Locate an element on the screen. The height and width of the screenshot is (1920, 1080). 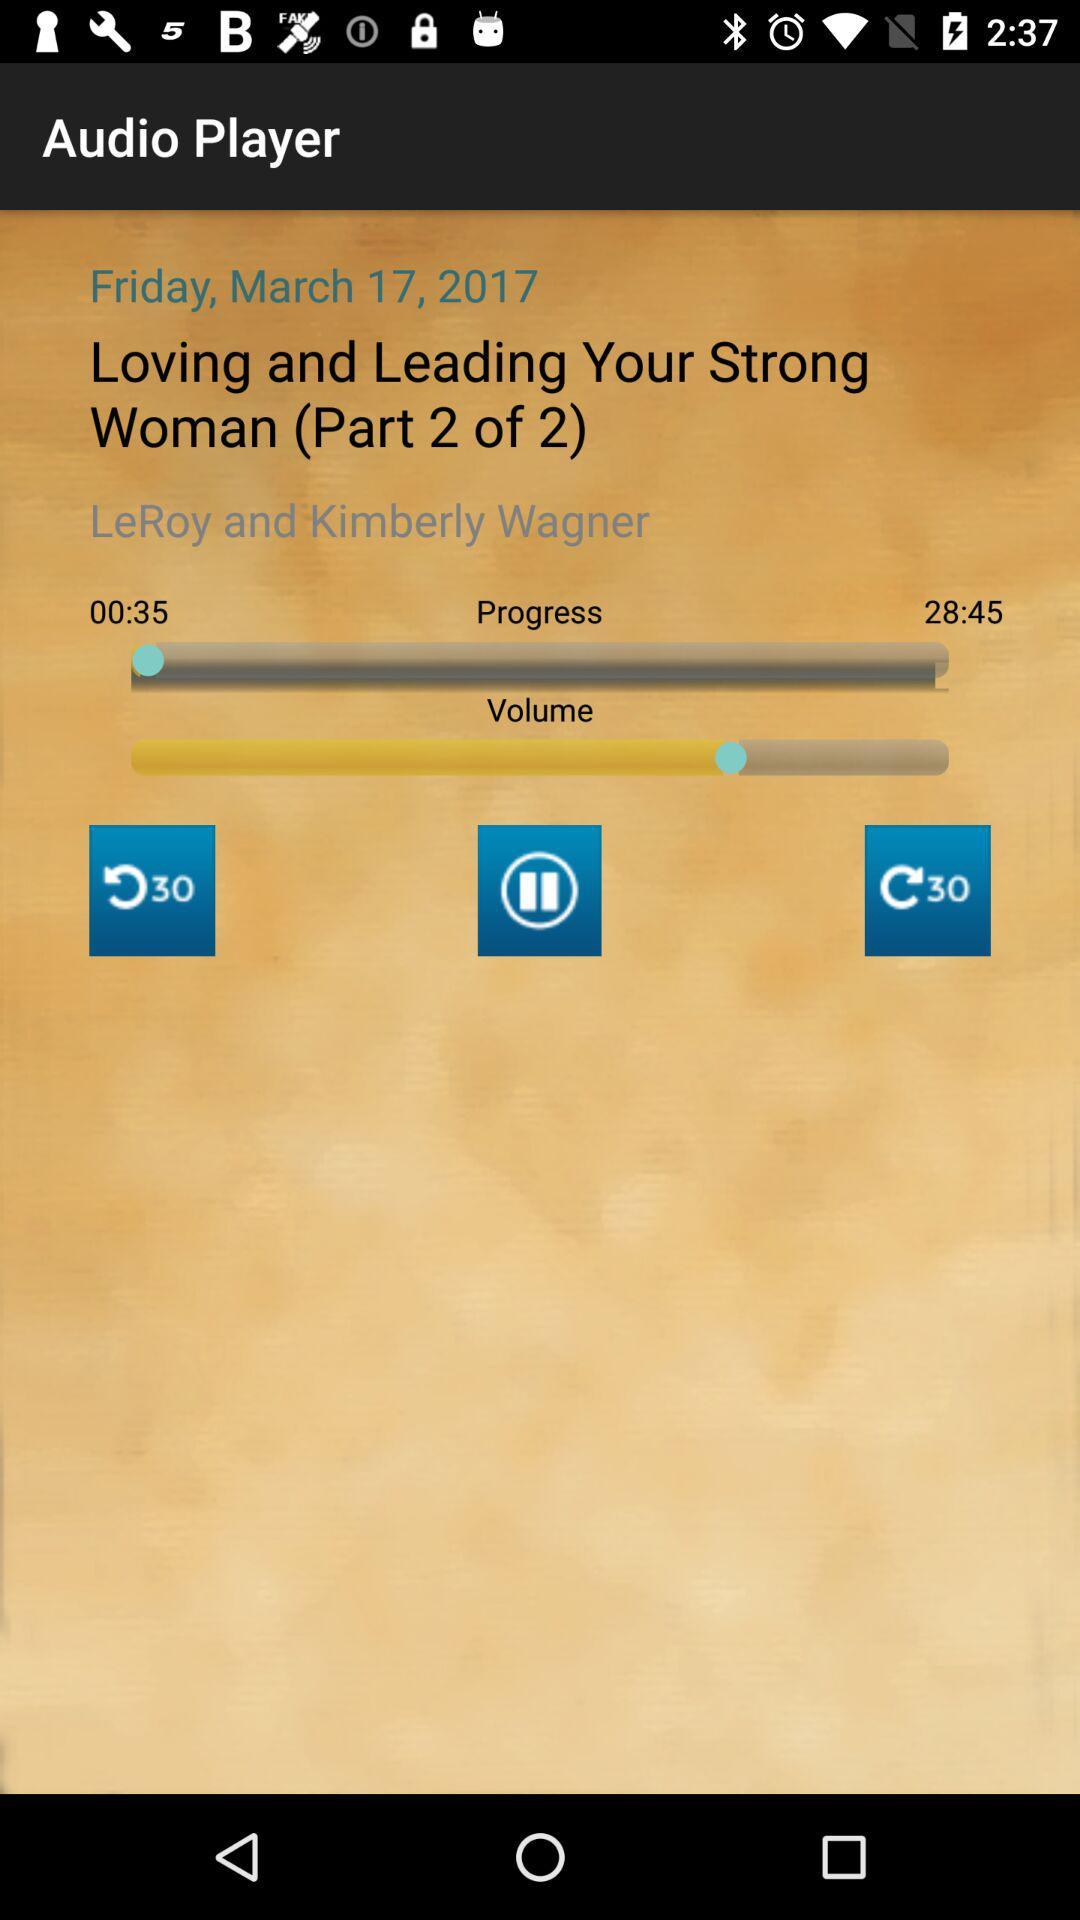
the refresh icon is located at coordinates (927, 889).